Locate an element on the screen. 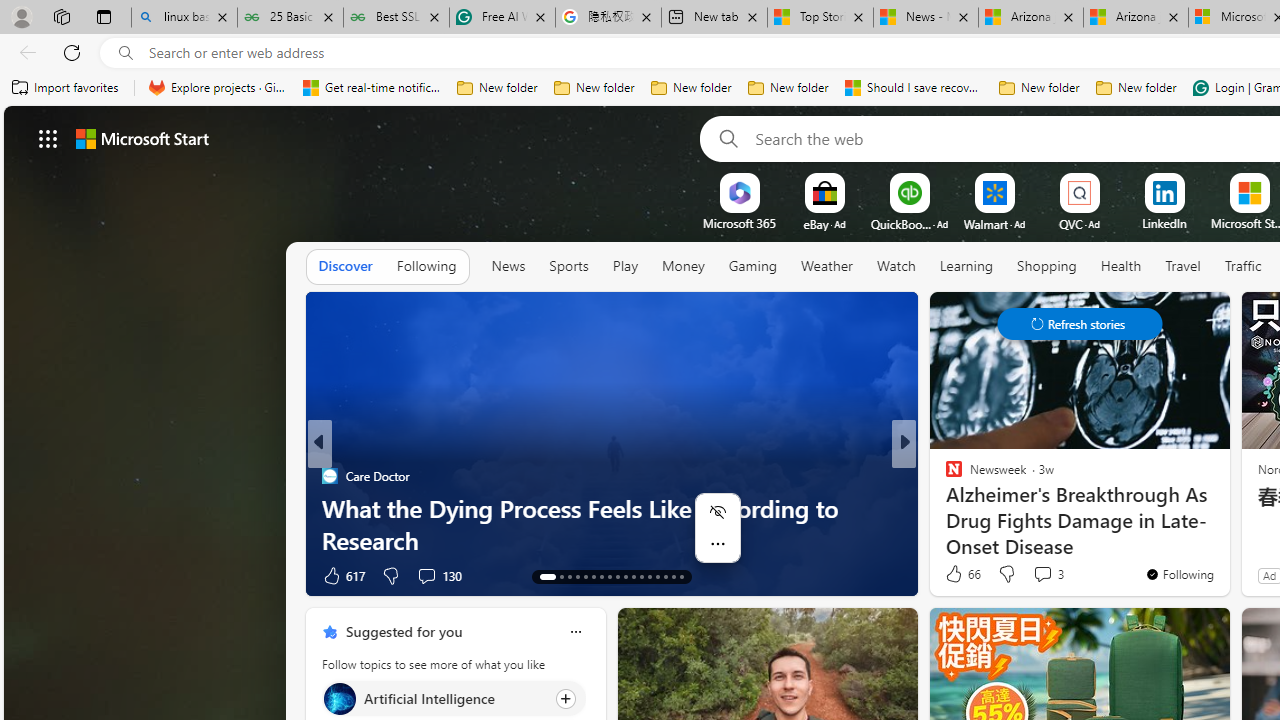 The image size is (1280, 720). 'AutomationID: tab-13' is located at coordinates (542, 577).